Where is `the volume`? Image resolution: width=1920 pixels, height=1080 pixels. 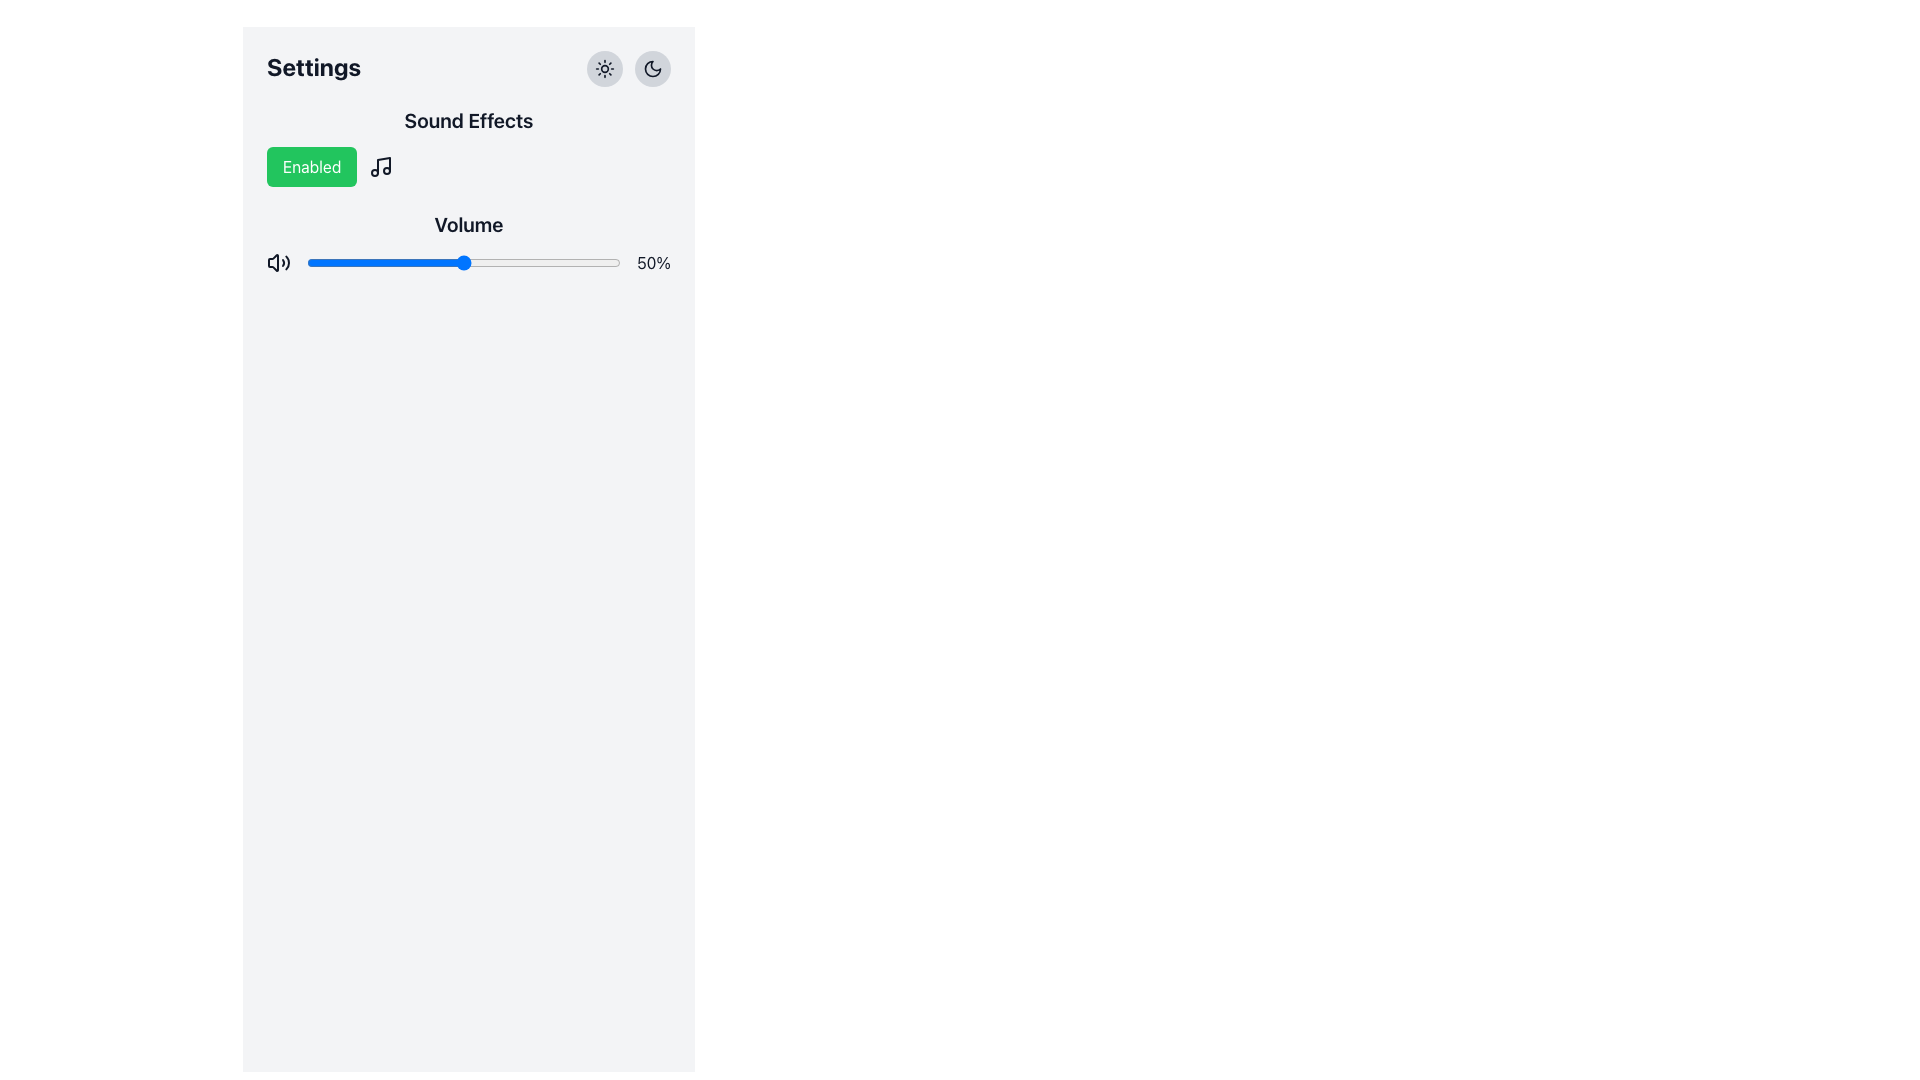 the volume is located at coordinates (315, 261).